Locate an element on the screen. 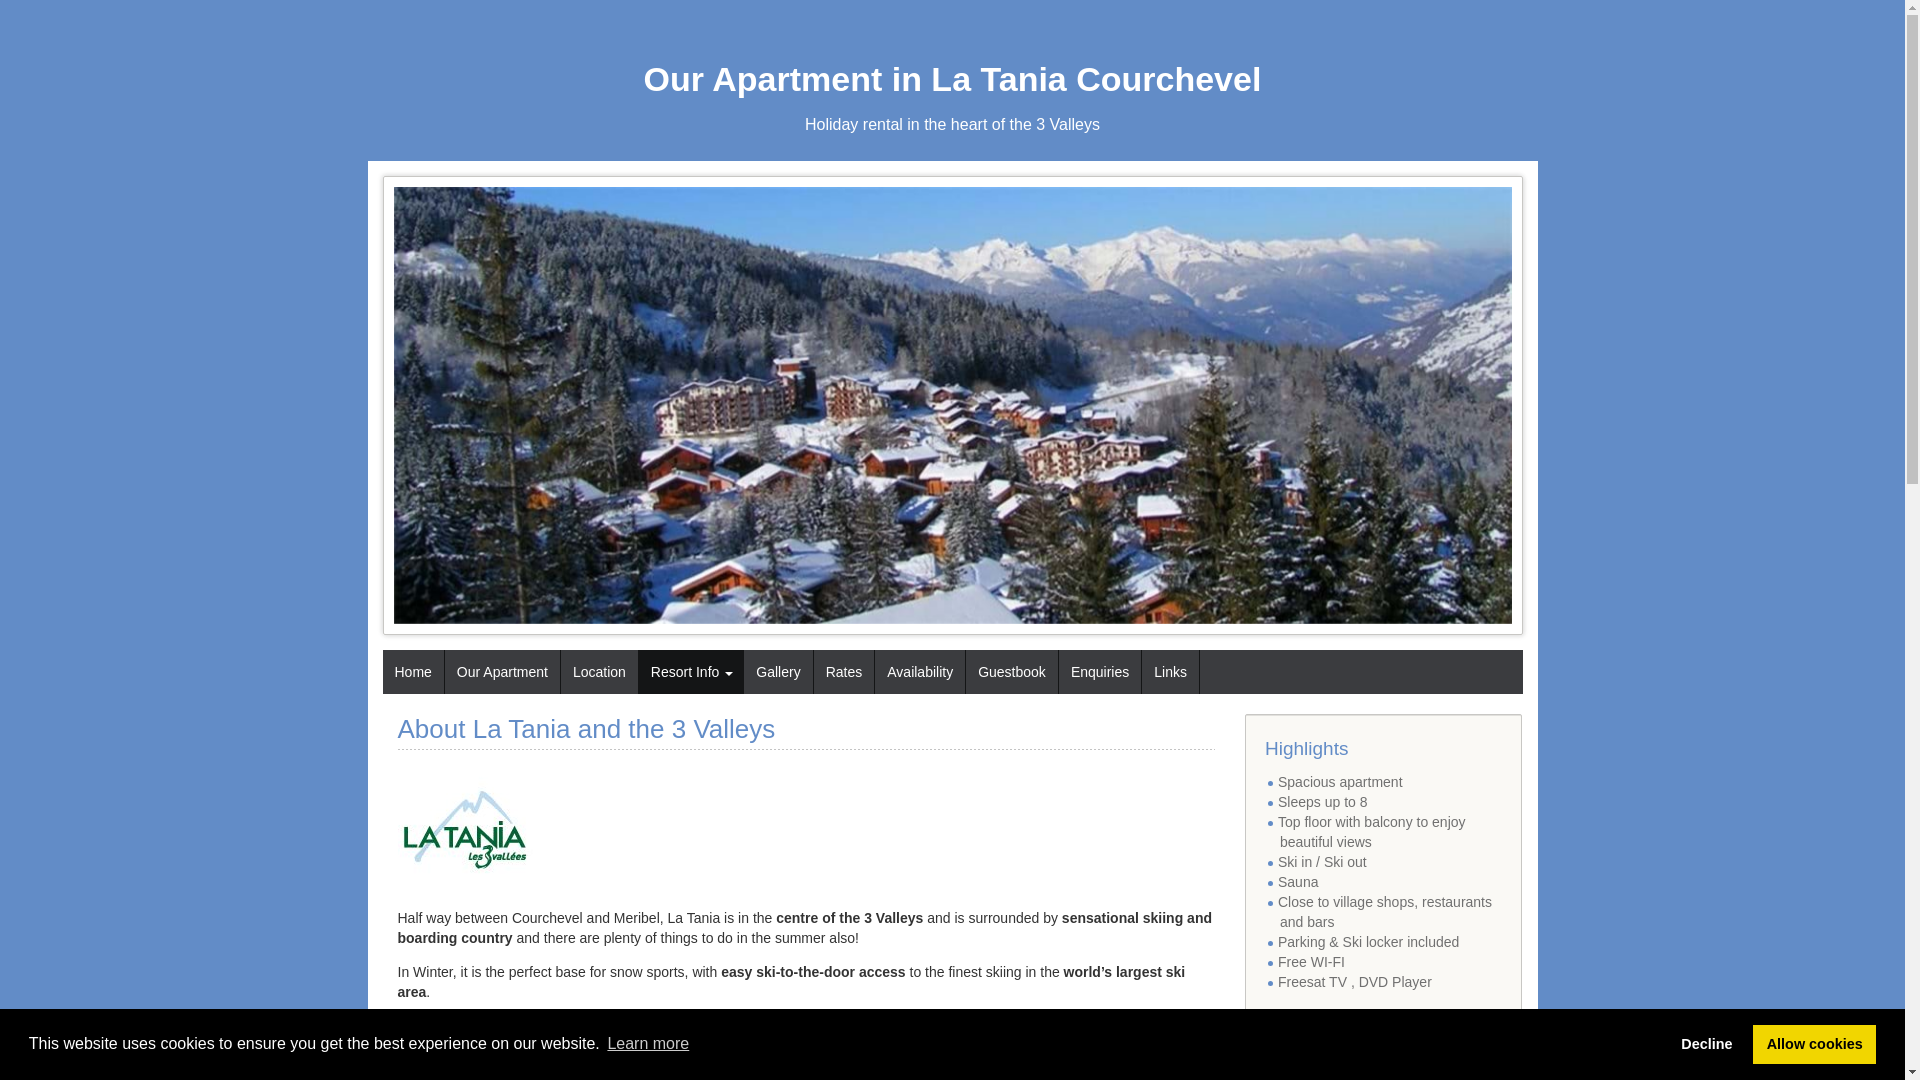  'Enquiries' is located at coordinates (1098, 671).